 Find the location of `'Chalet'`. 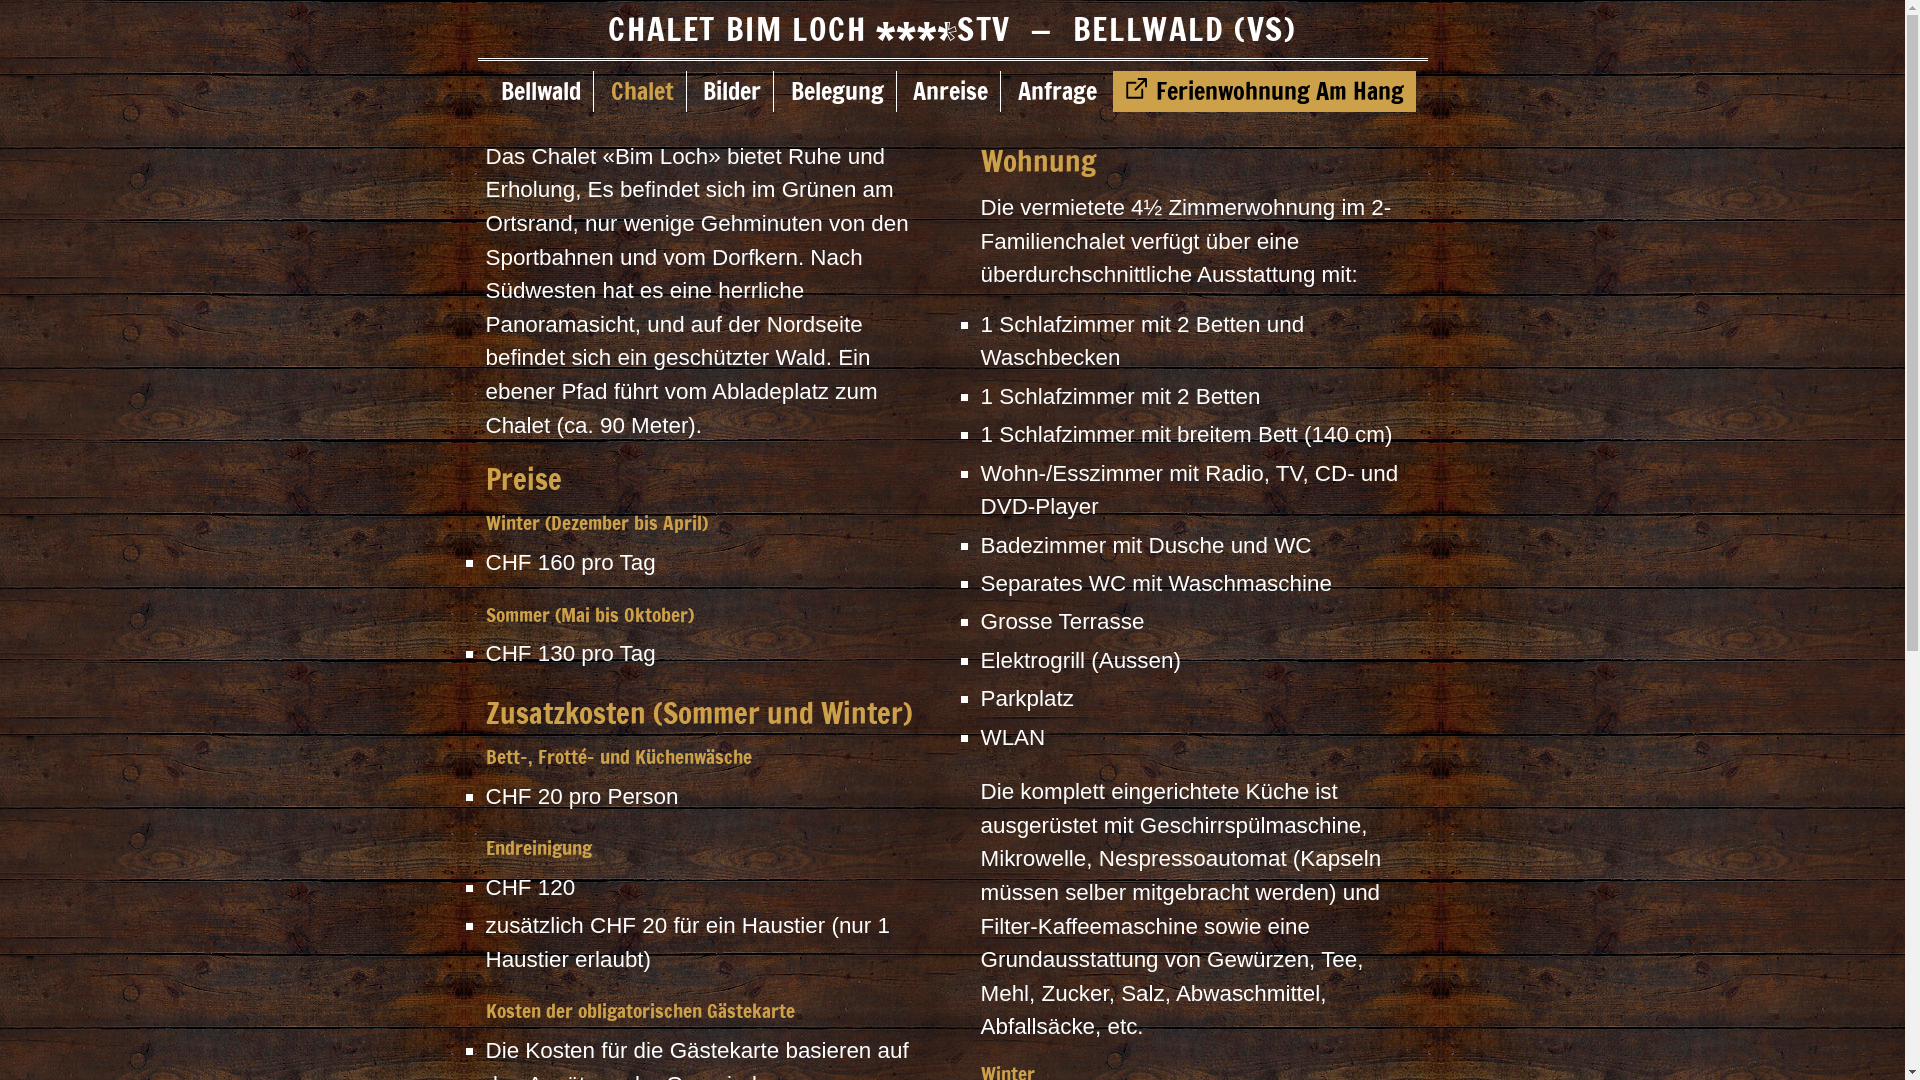

'Chalet' is located at coordinates (643, 91).